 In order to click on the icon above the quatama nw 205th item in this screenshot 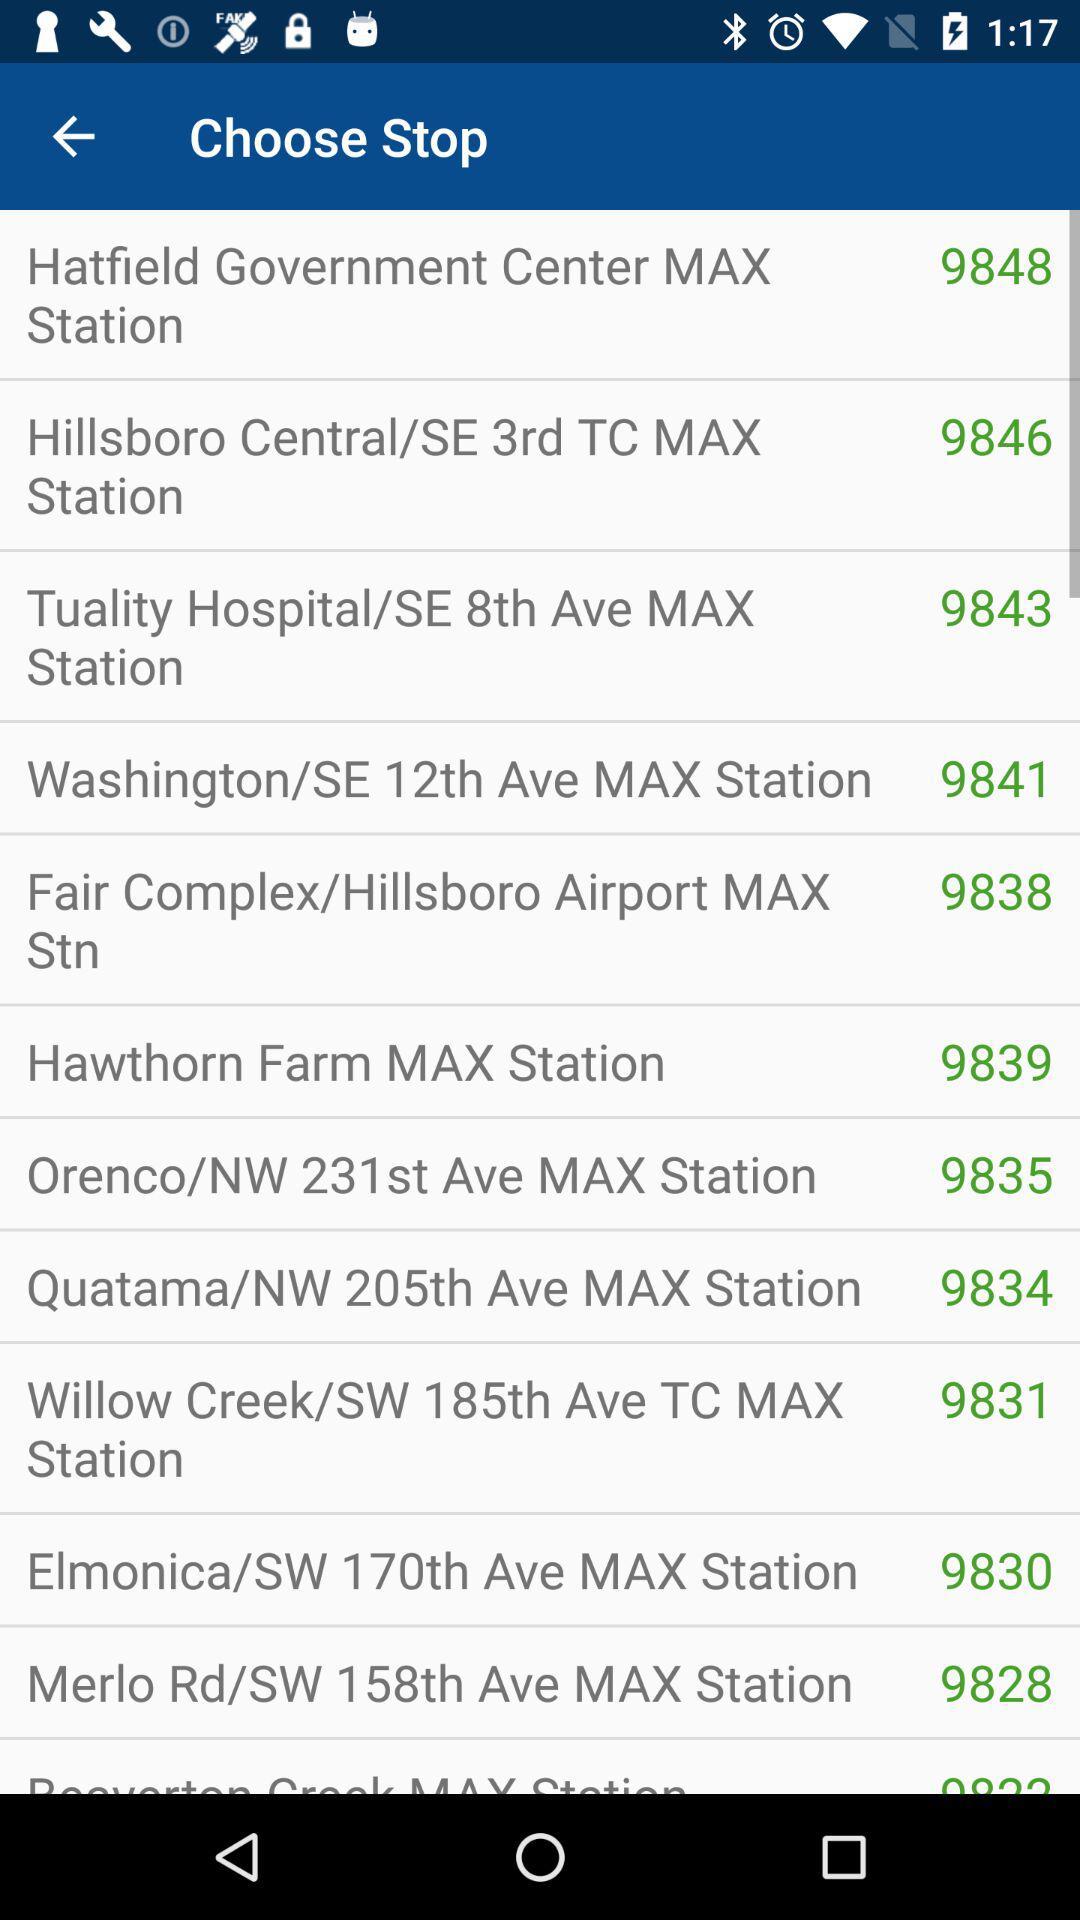, I will do `click(996, 1173)`.